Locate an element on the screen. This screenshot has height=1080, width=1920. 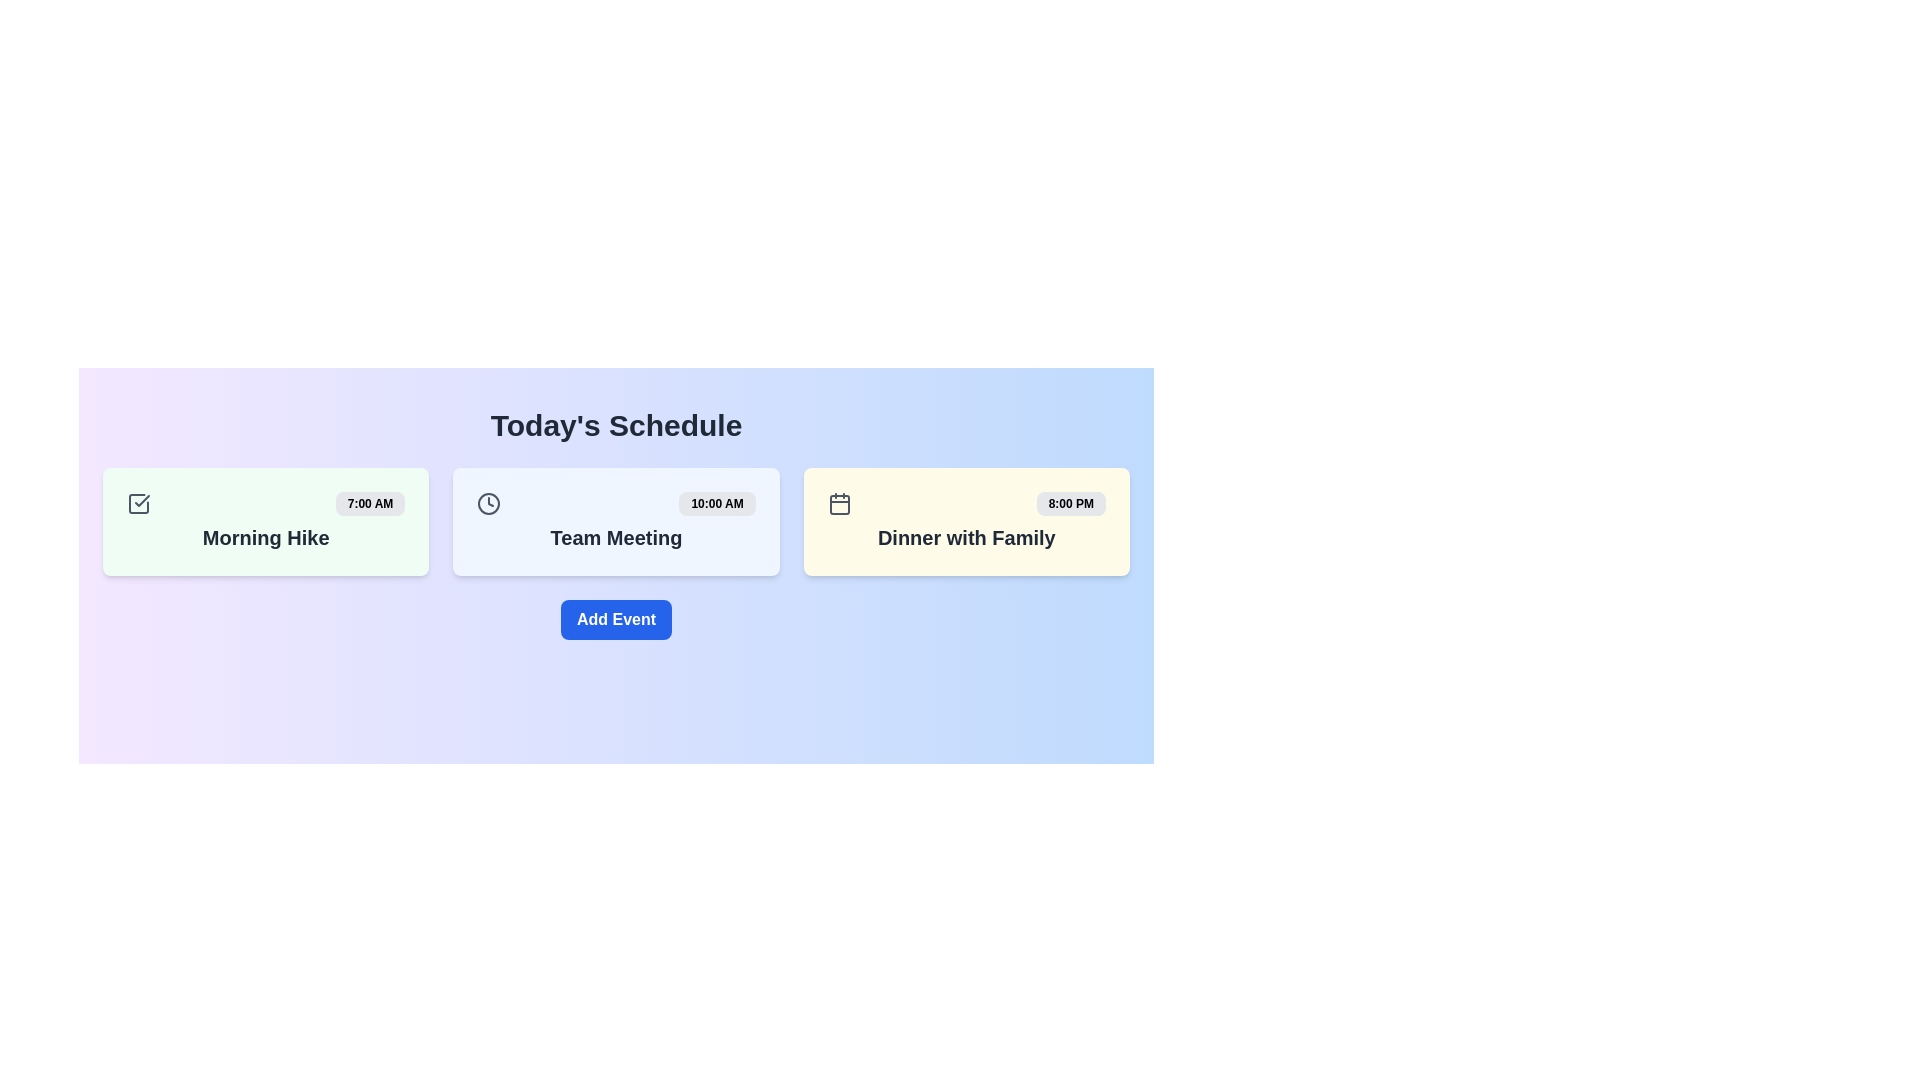
the label displaying '8:00 PM' which is styled in a small, bold, centered font within a rounded rectangle in the upper-right region of the 'Dinner with Family' block is located at coordinates (1070, 503).